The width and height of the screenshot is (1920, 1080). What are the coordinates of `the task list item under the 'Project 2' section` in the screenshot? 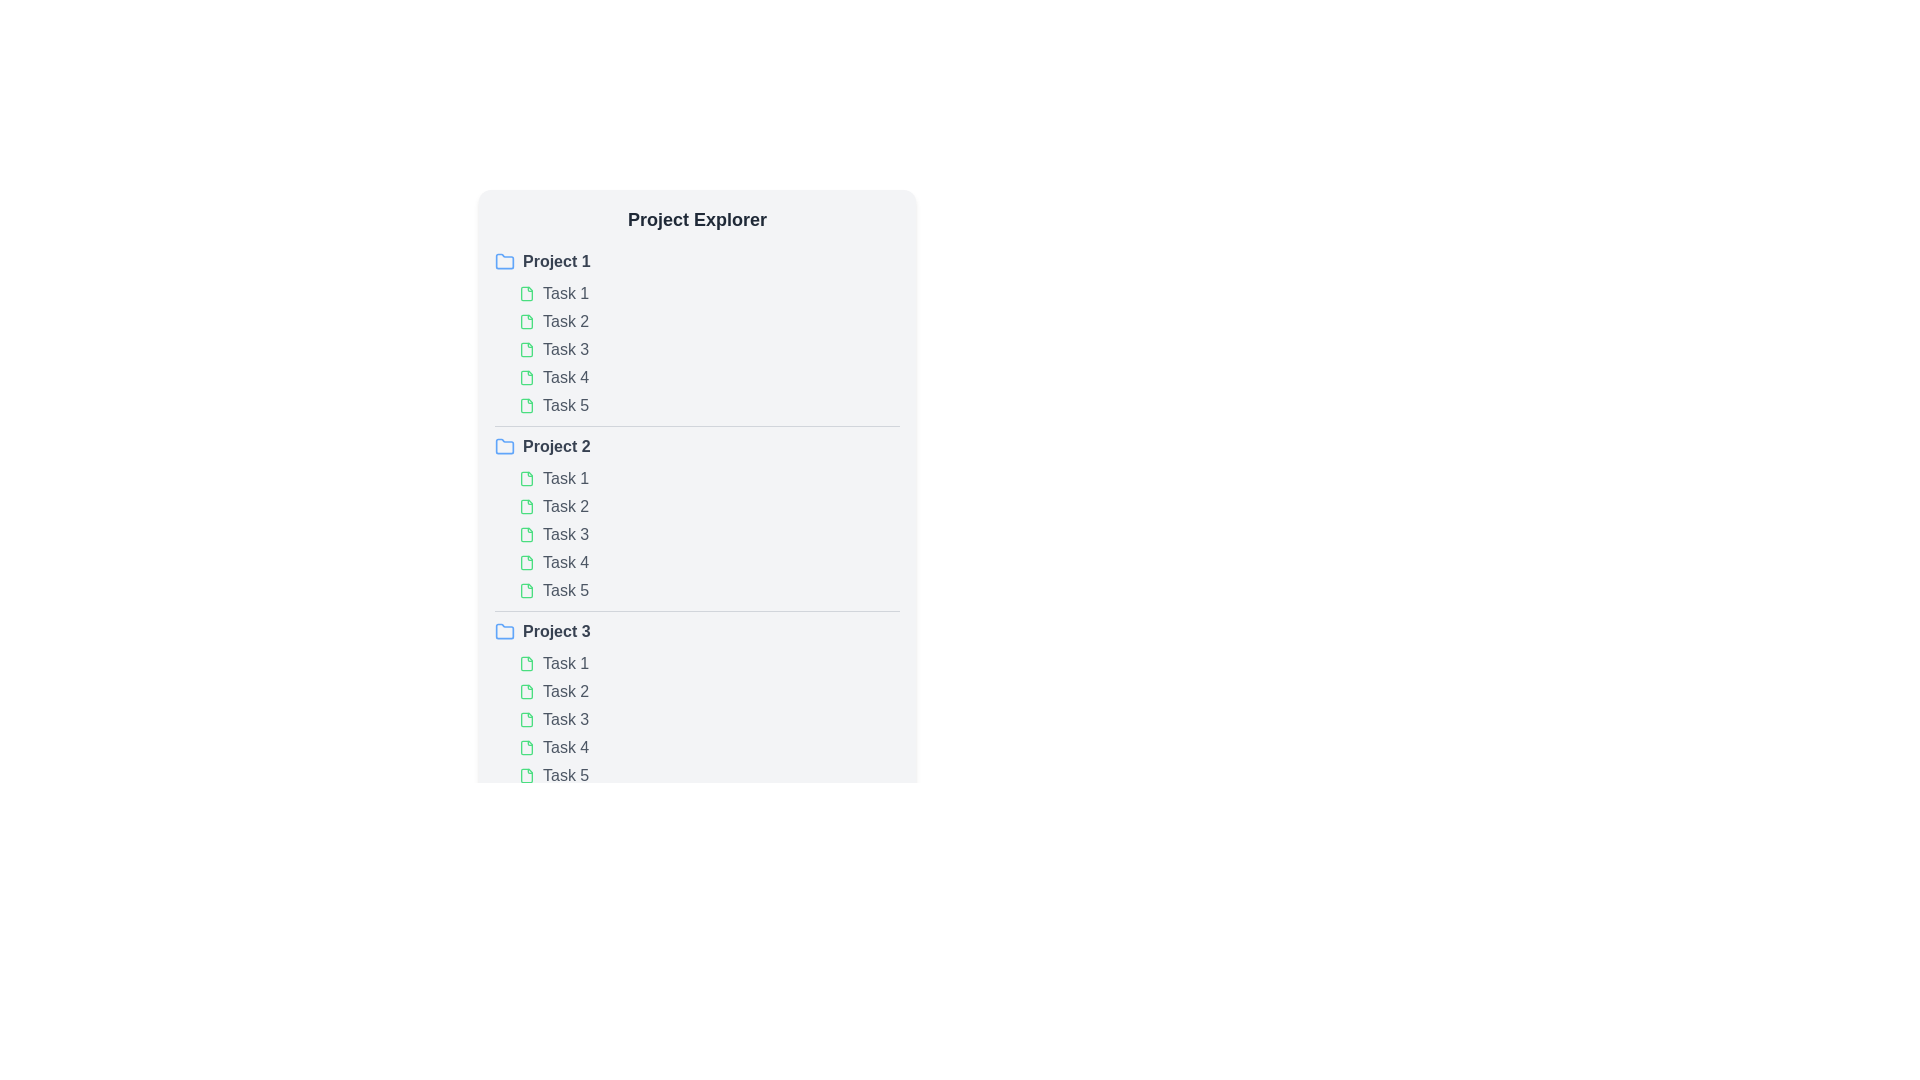 It's located at (709, 534).